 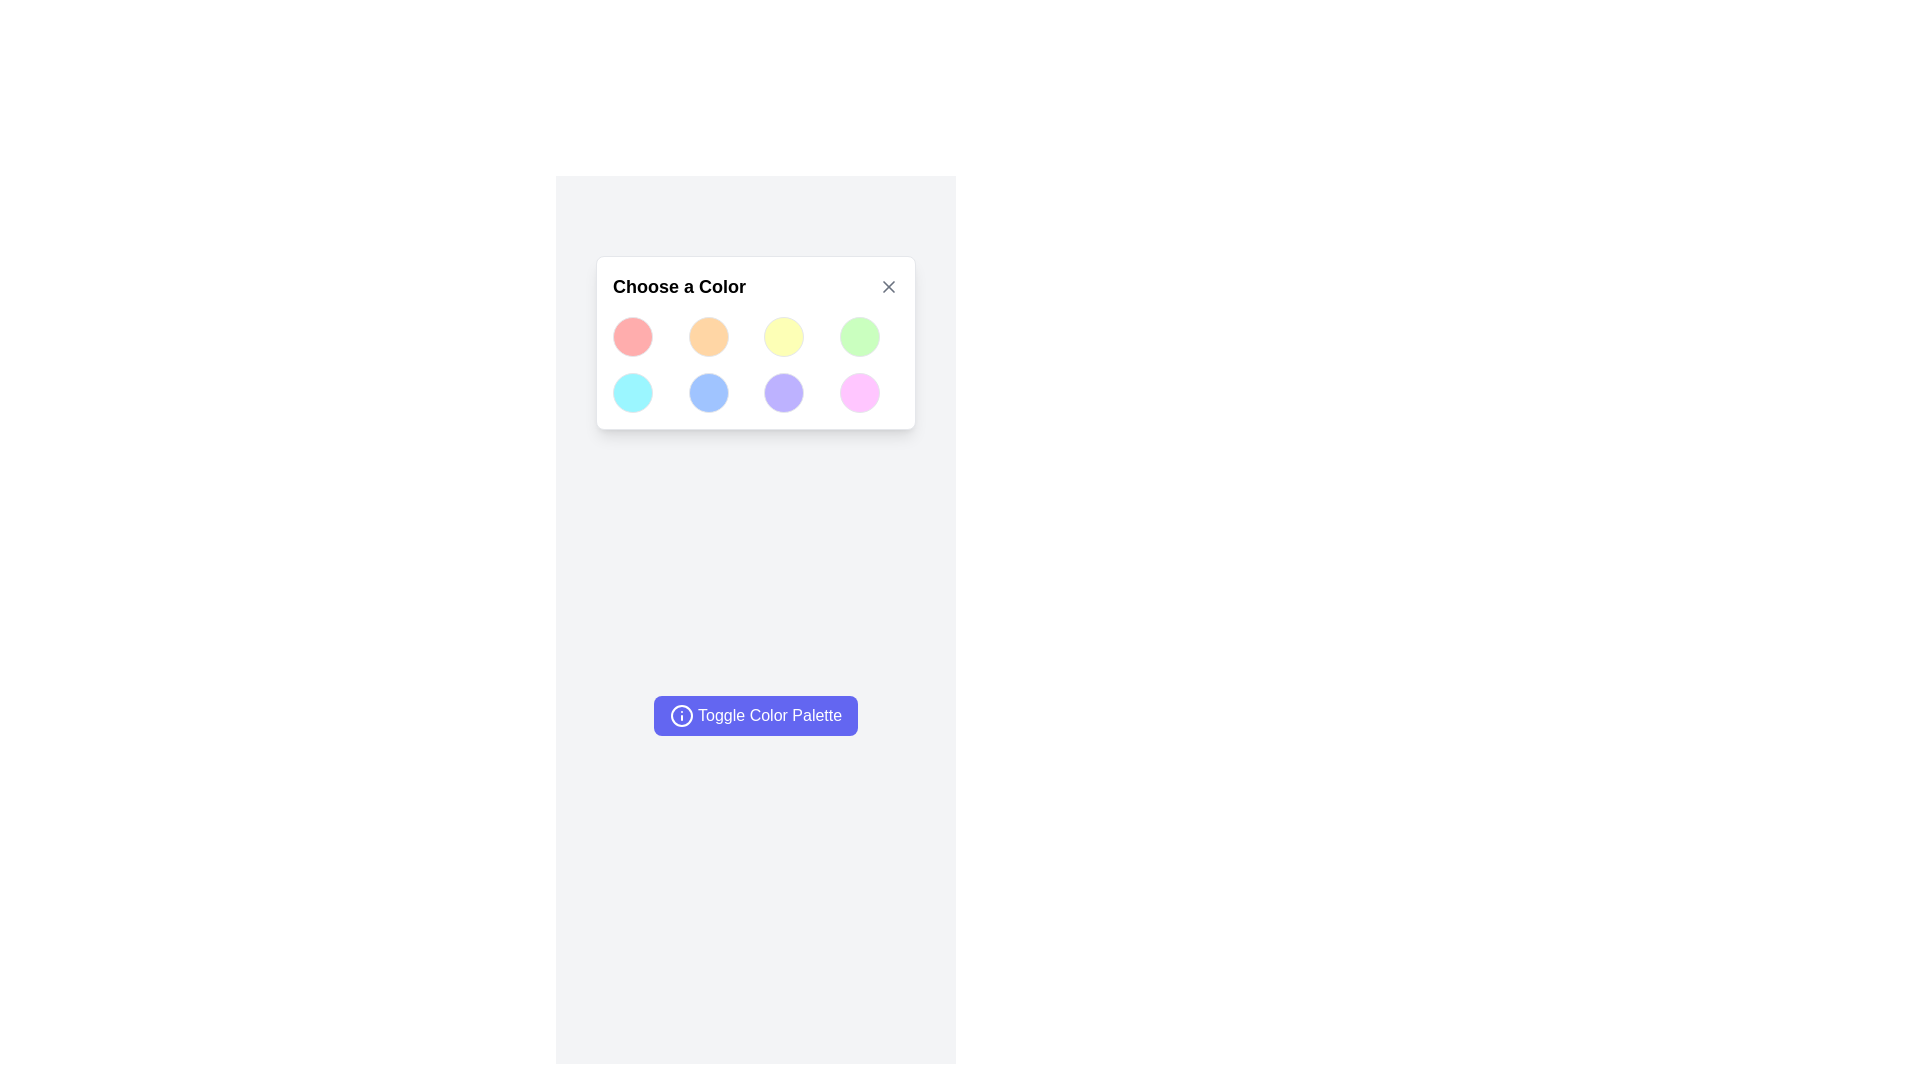 What do you see at coordinates (754, 365) in the screenshot?
I see `the color swatch in the clickable grid located in the 'Choose a Color' modal` at bounding box center [754, 365].